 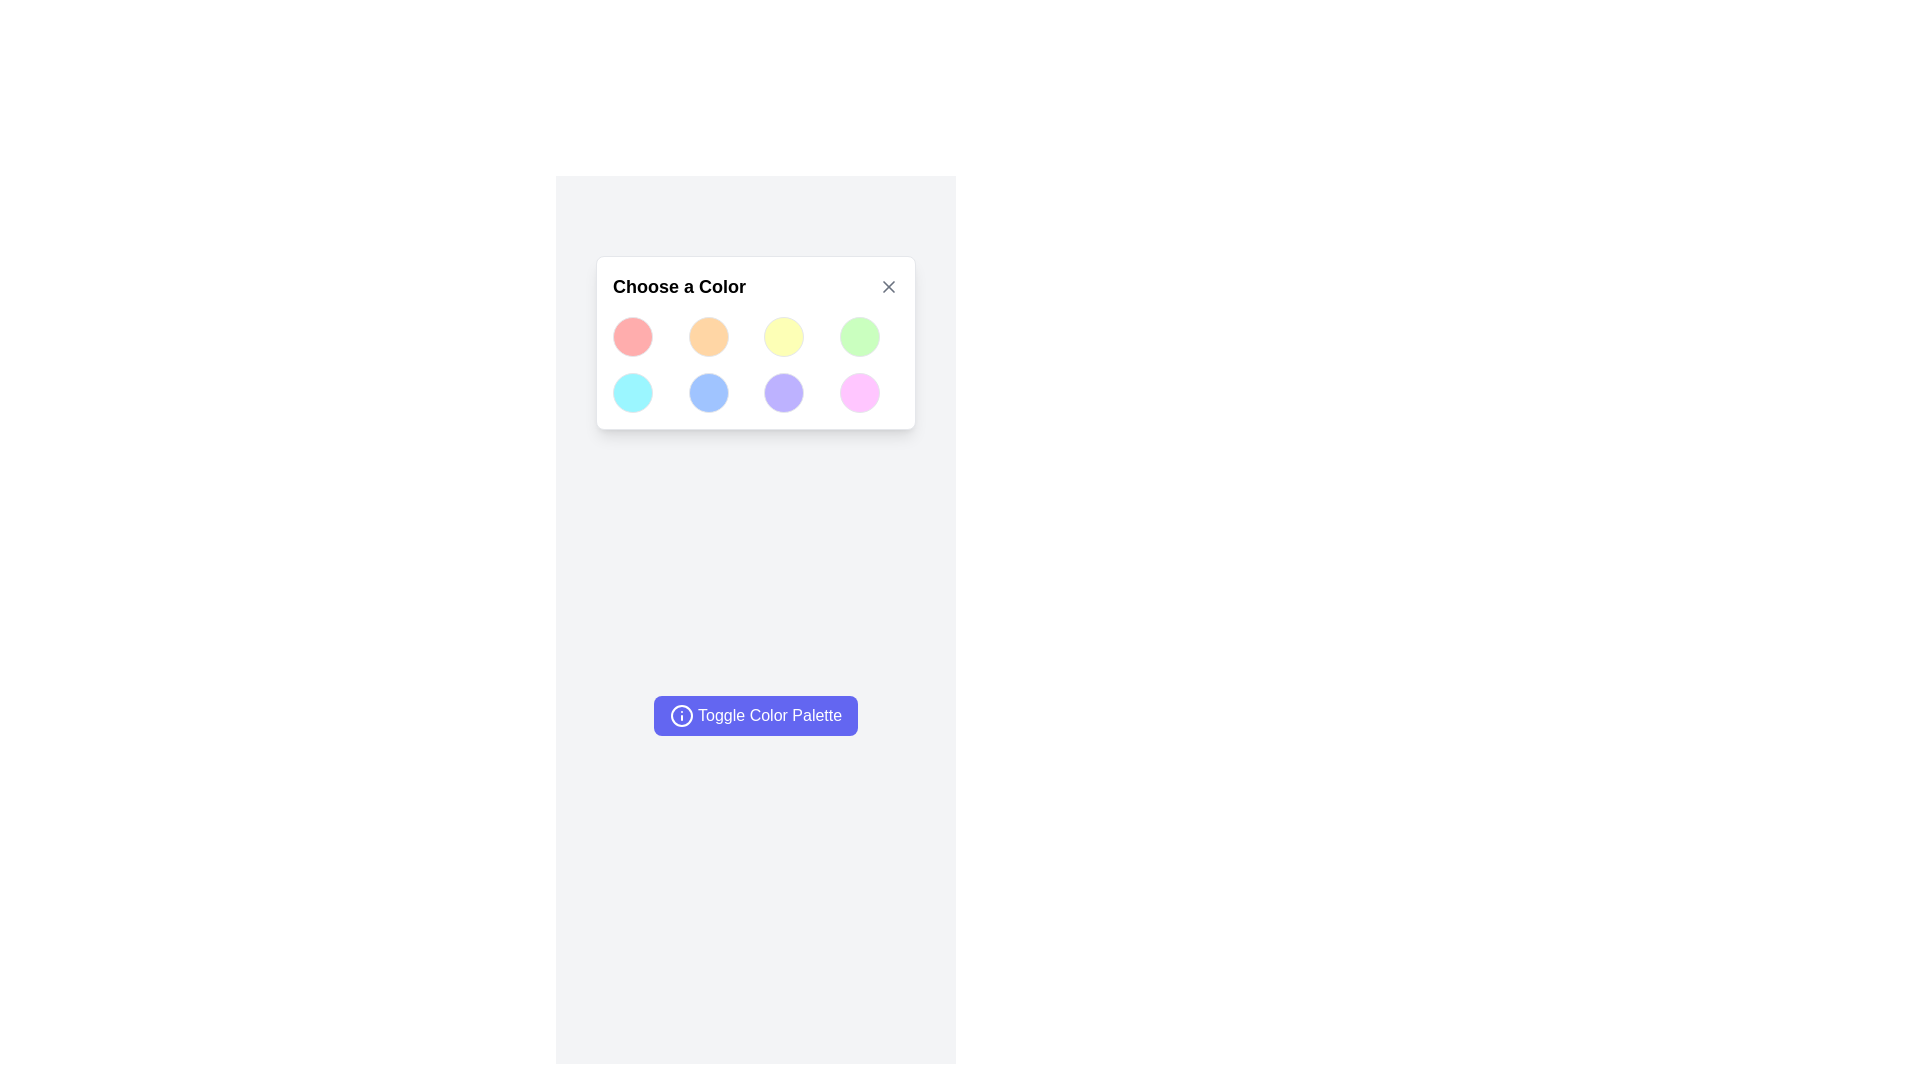 What do you see at coordinates (754, 365) in the screenshot?
I see `the color swatch in the clickable grid located in the 'Choose a Color' modal` at bounding box center [754, 365].